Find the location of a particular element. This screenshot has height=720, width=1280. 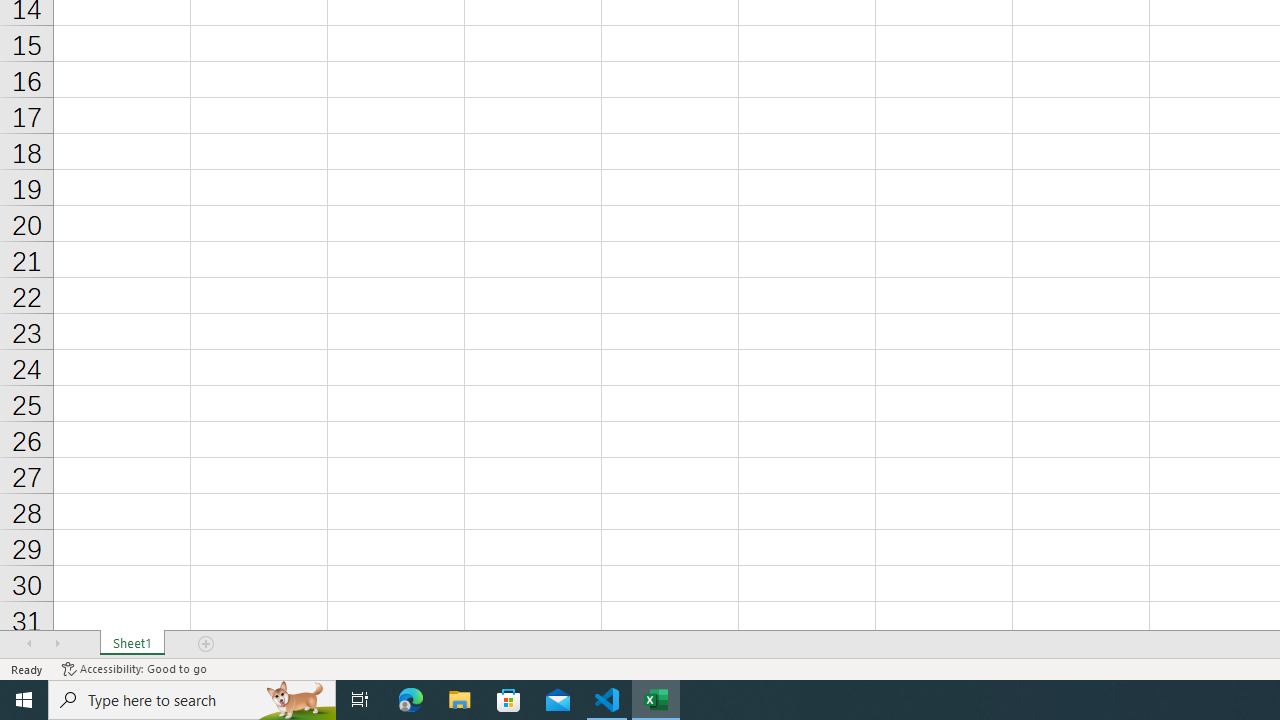

'Add Sheet' is located at coordinates (207, 644).